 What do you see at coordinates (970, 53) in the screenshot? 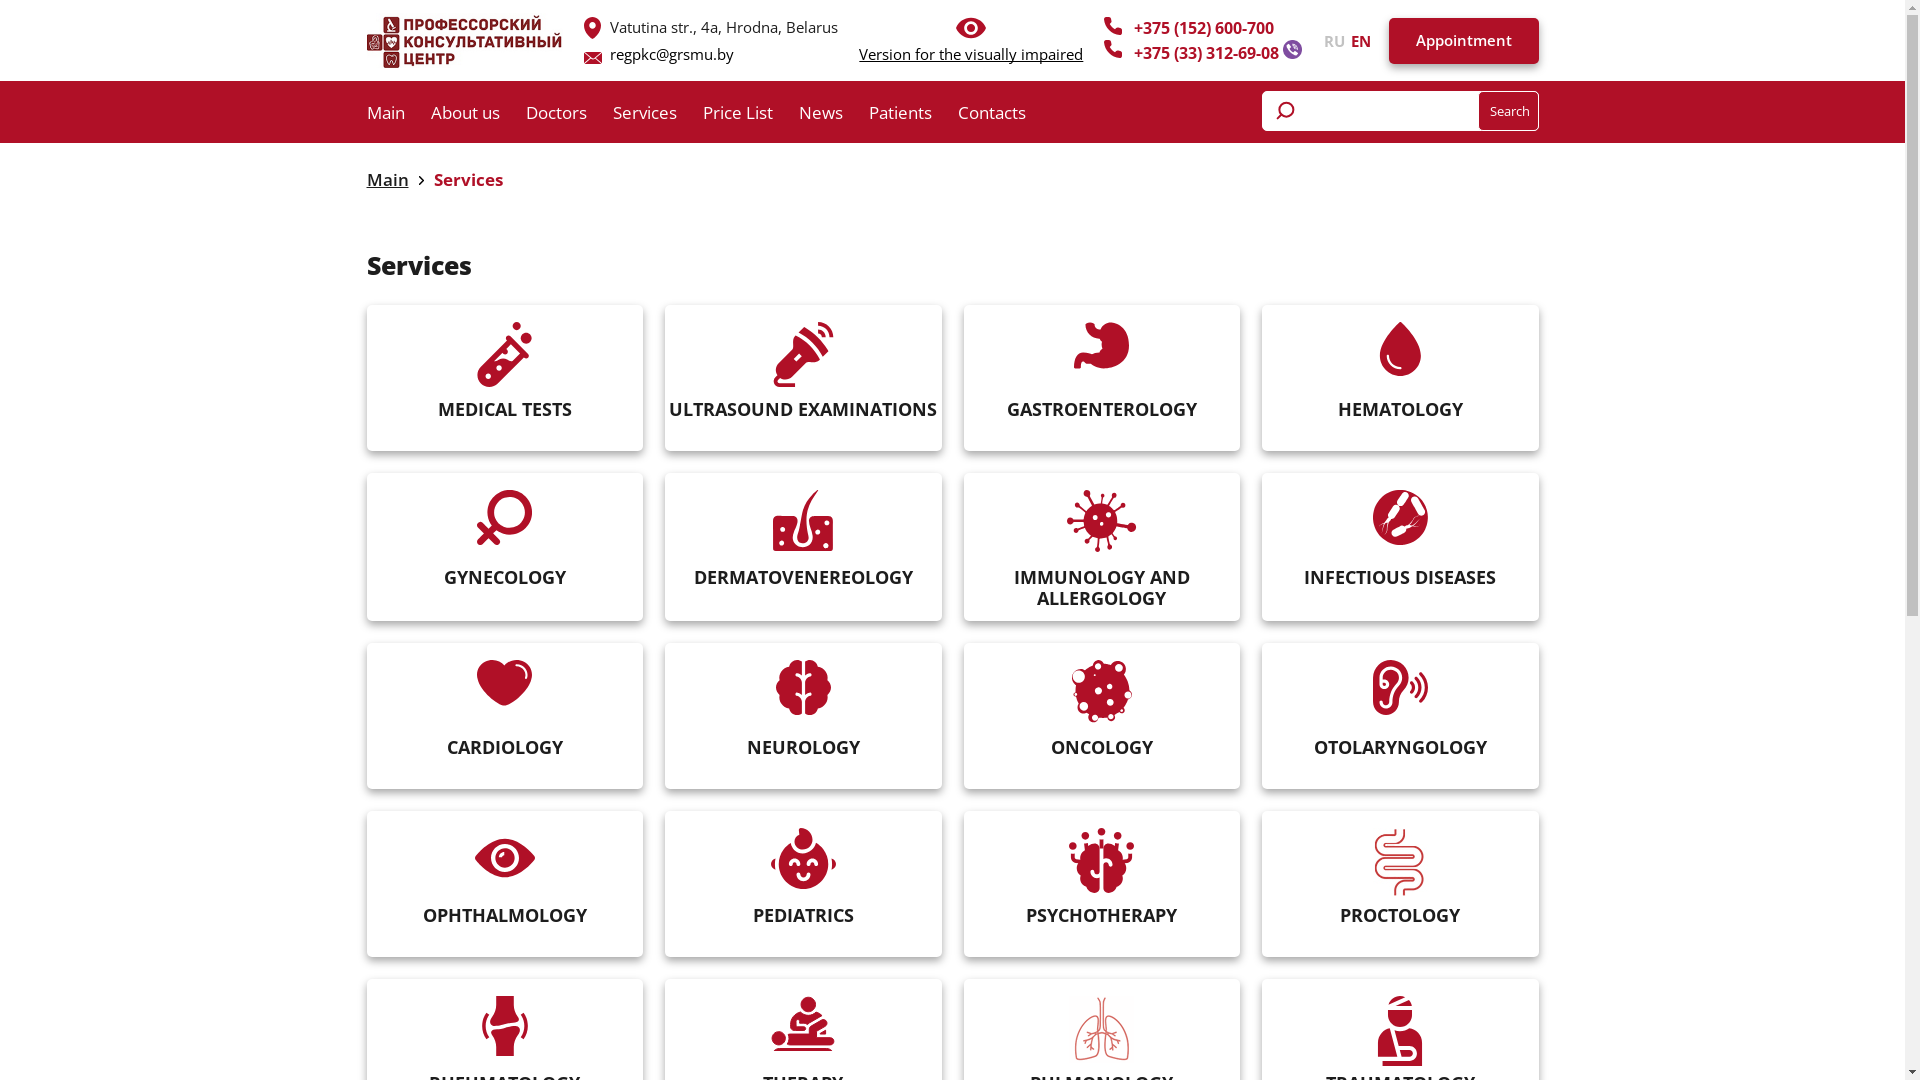
I see `'Version for the visually impaired'` at bounding box center [970, 53].